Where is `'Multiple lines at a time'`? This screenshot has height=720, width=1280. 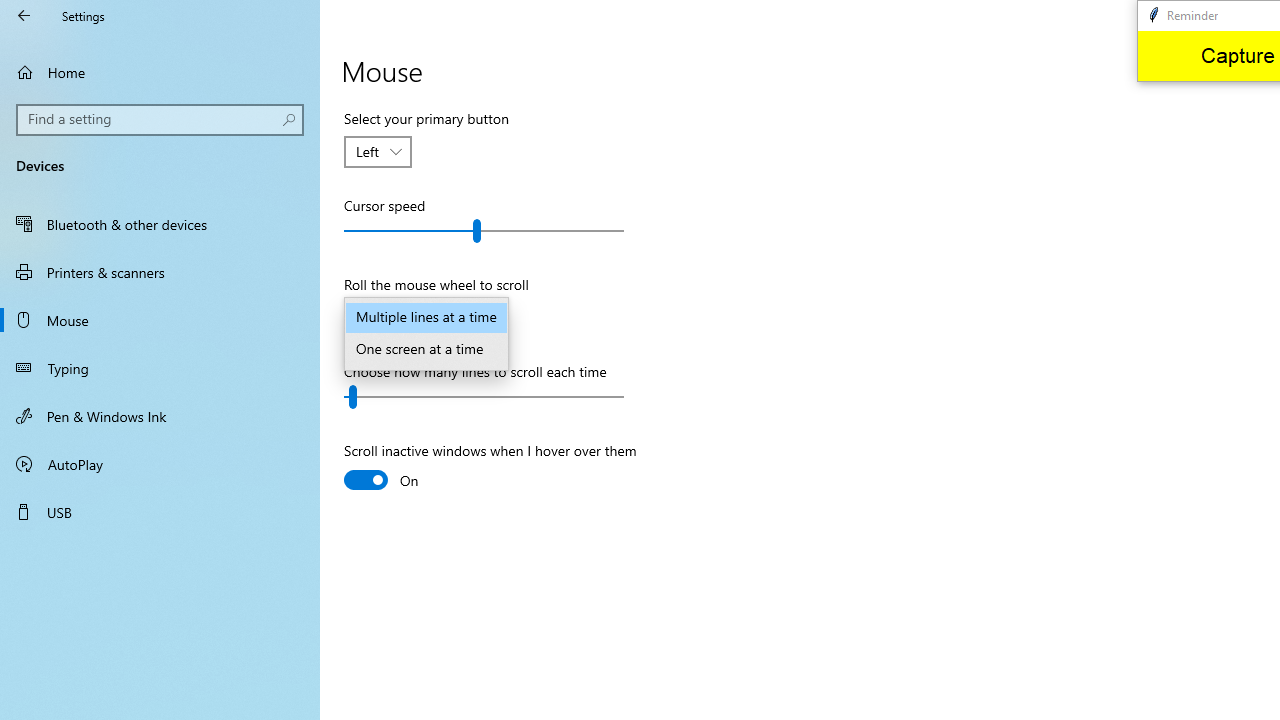
'Multiple lines at a time' is located at coordinates (425, 316).